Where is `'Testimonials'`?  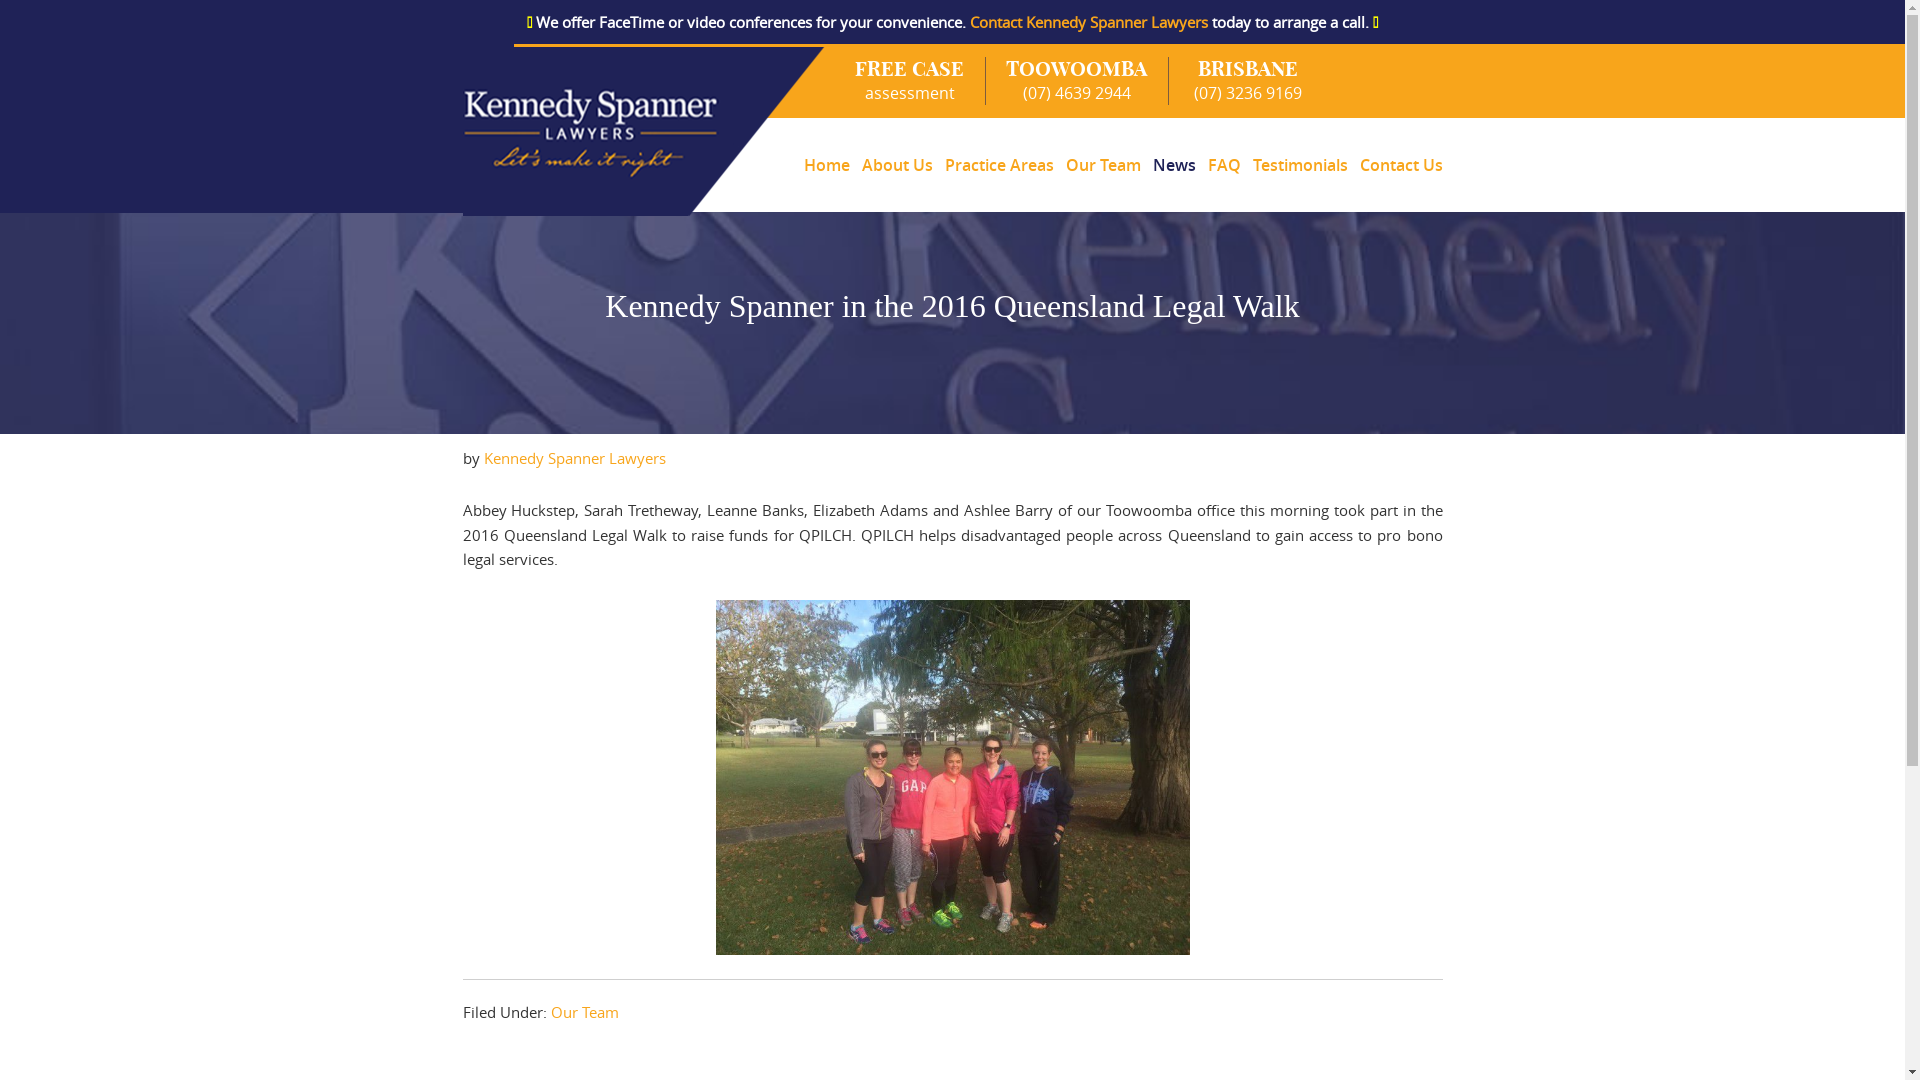
'Testimonials' is located at coordinates (1299, 164).